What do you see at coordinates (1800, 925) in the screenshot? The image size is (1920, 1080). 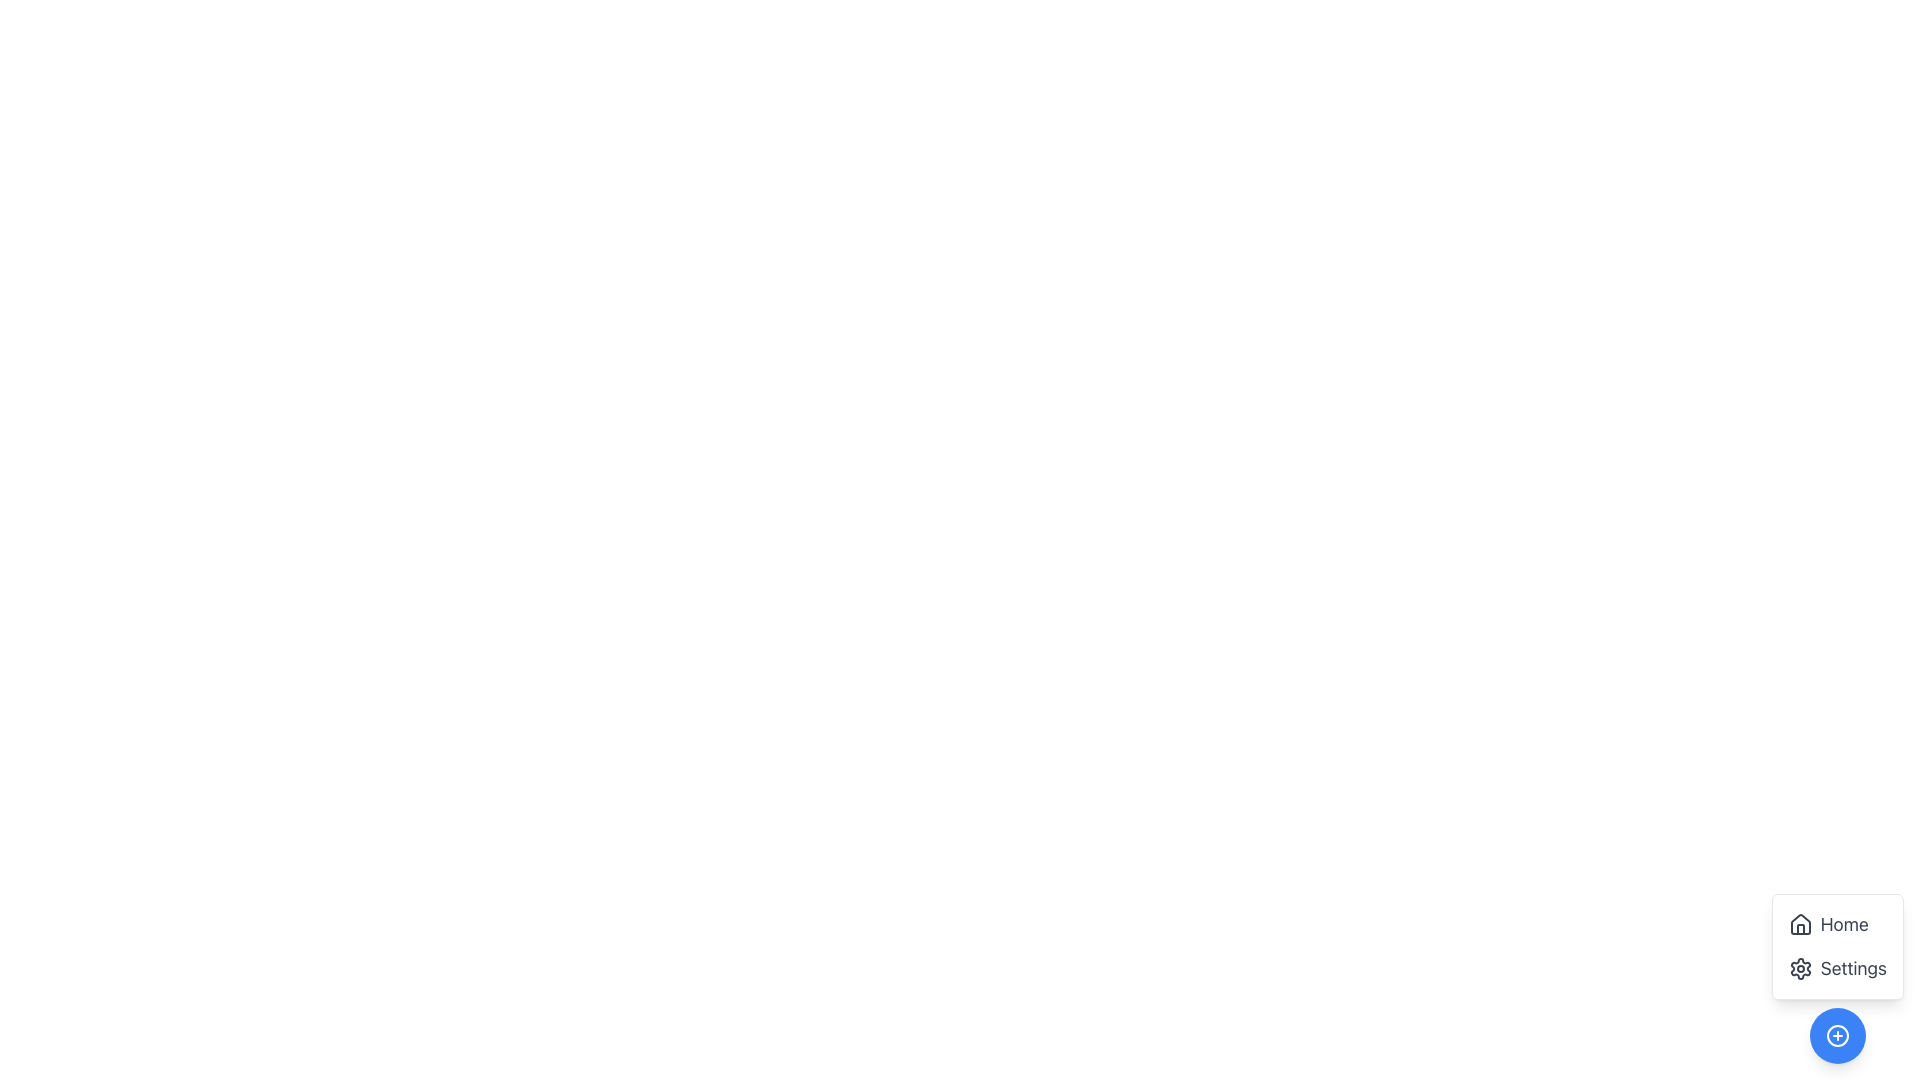 I see `the 'Home' icon located at the bottom-right corner of the interface` at bounding box center [1800, 925].